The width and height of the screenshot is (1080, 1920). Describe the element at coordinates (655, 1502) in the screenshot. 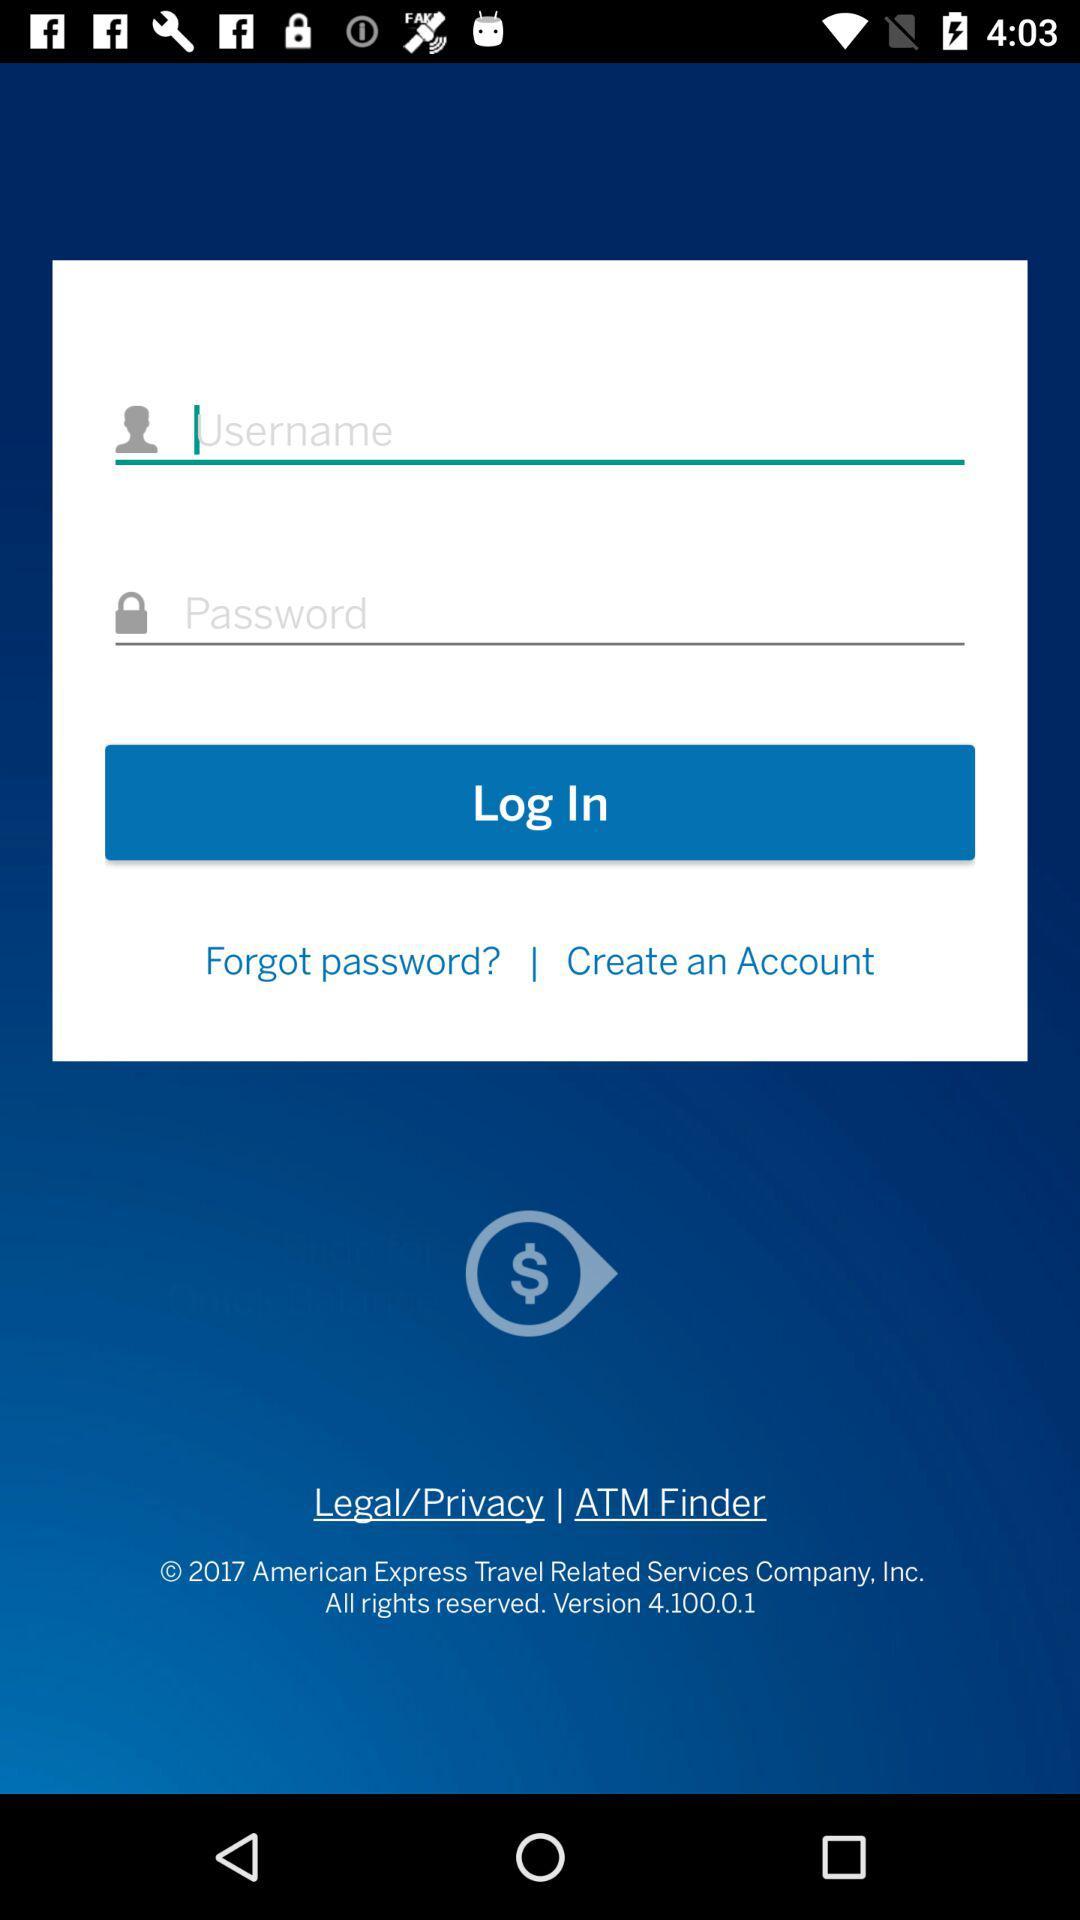

I see `item above 2017 american express item` at that location.